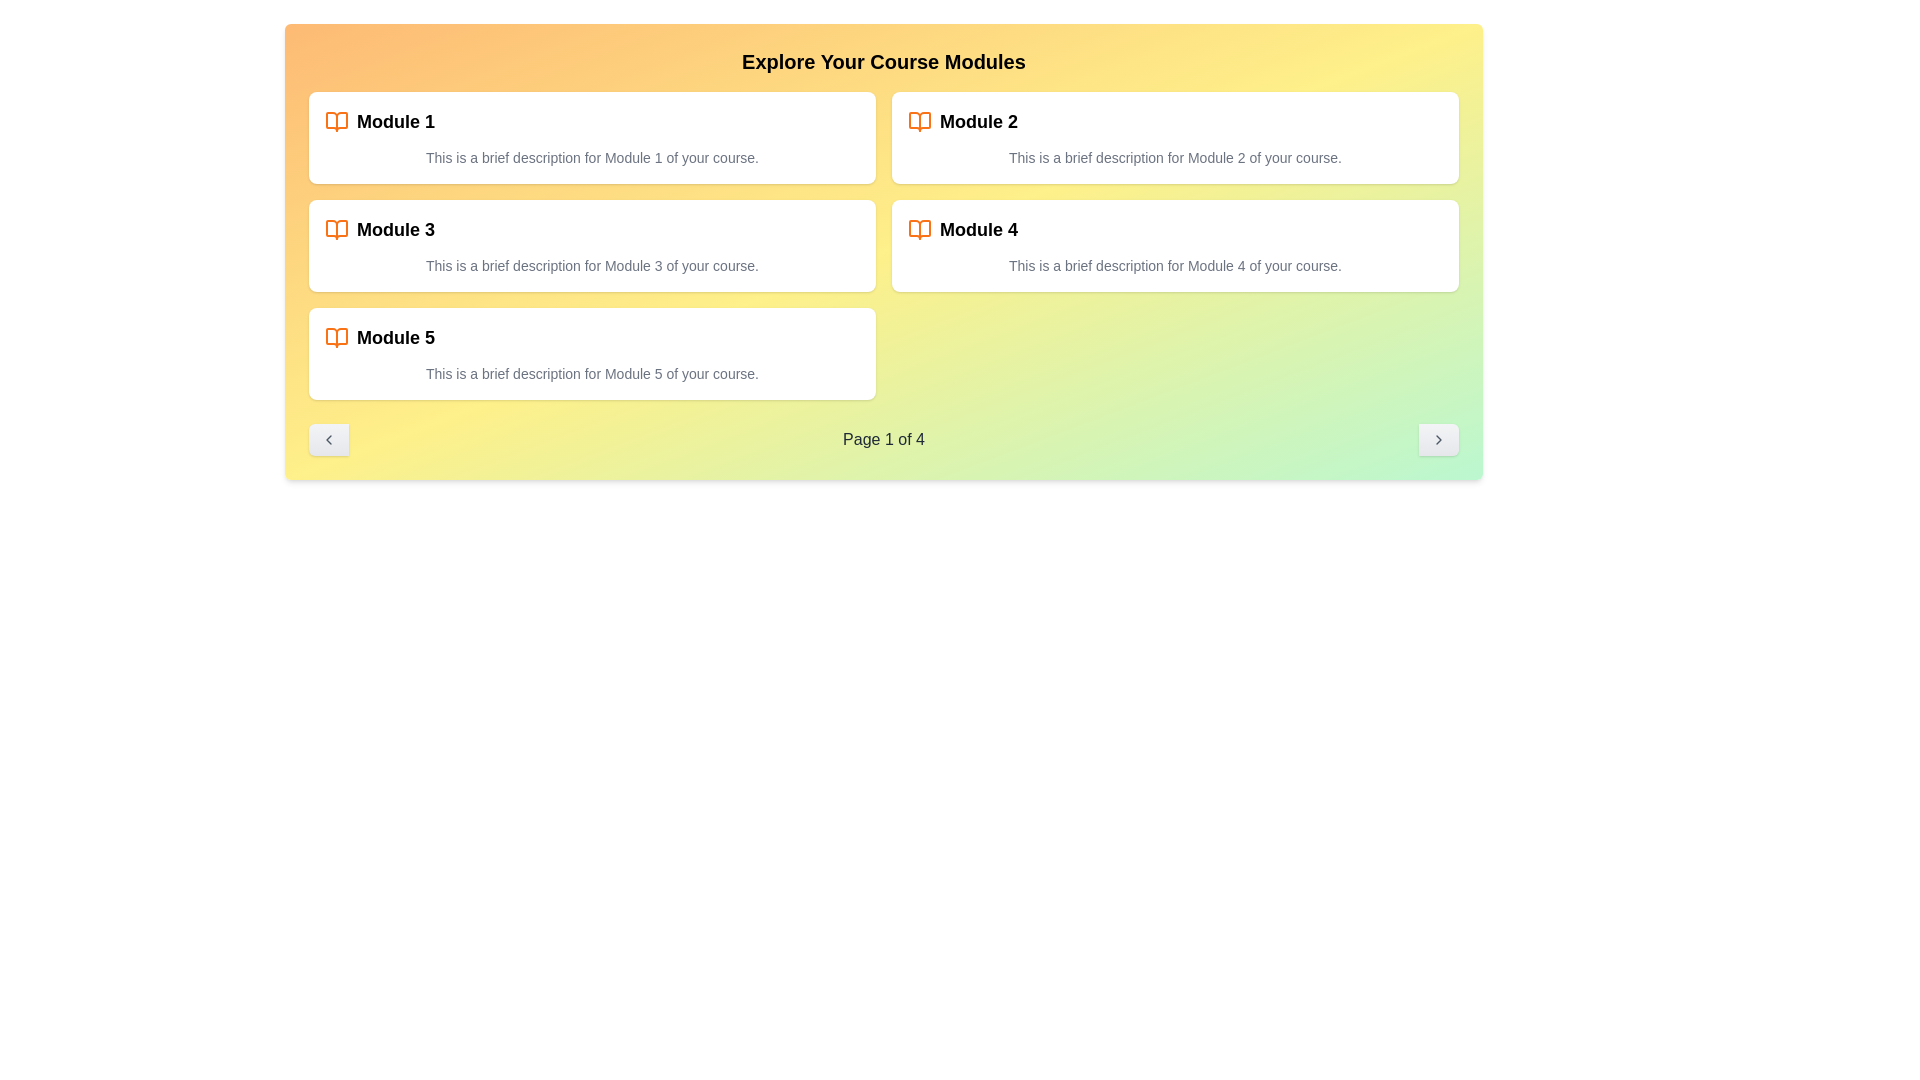 The width and height of the screenshot is (1920, 1080). I want to click on the card representing Module 5, which is the last card in the grid layout located in the bottom-left corner, so click(591, 353).